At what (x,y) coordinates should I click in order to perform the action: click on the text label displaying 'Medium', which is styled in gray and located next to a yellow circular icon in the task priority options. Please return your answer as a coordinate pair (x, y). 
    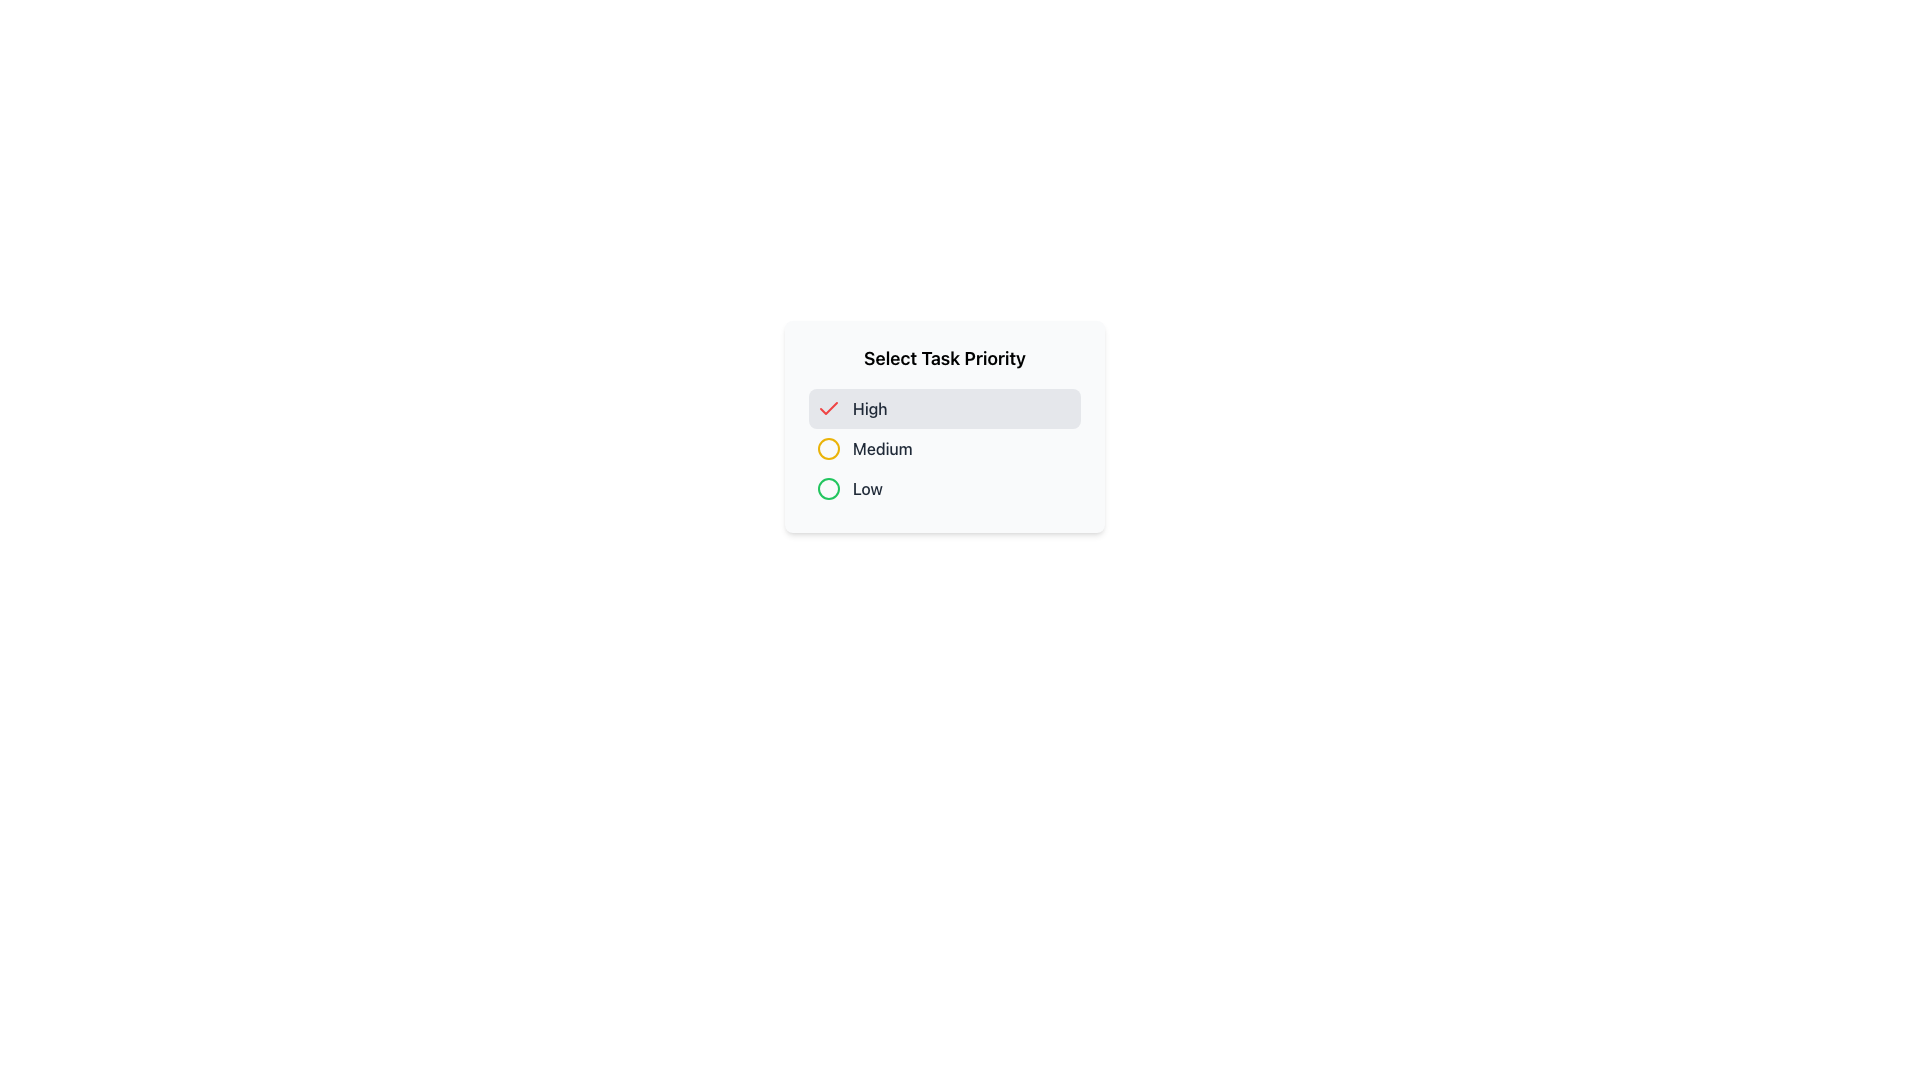
    Looking at the image, I should click on (881, 447).